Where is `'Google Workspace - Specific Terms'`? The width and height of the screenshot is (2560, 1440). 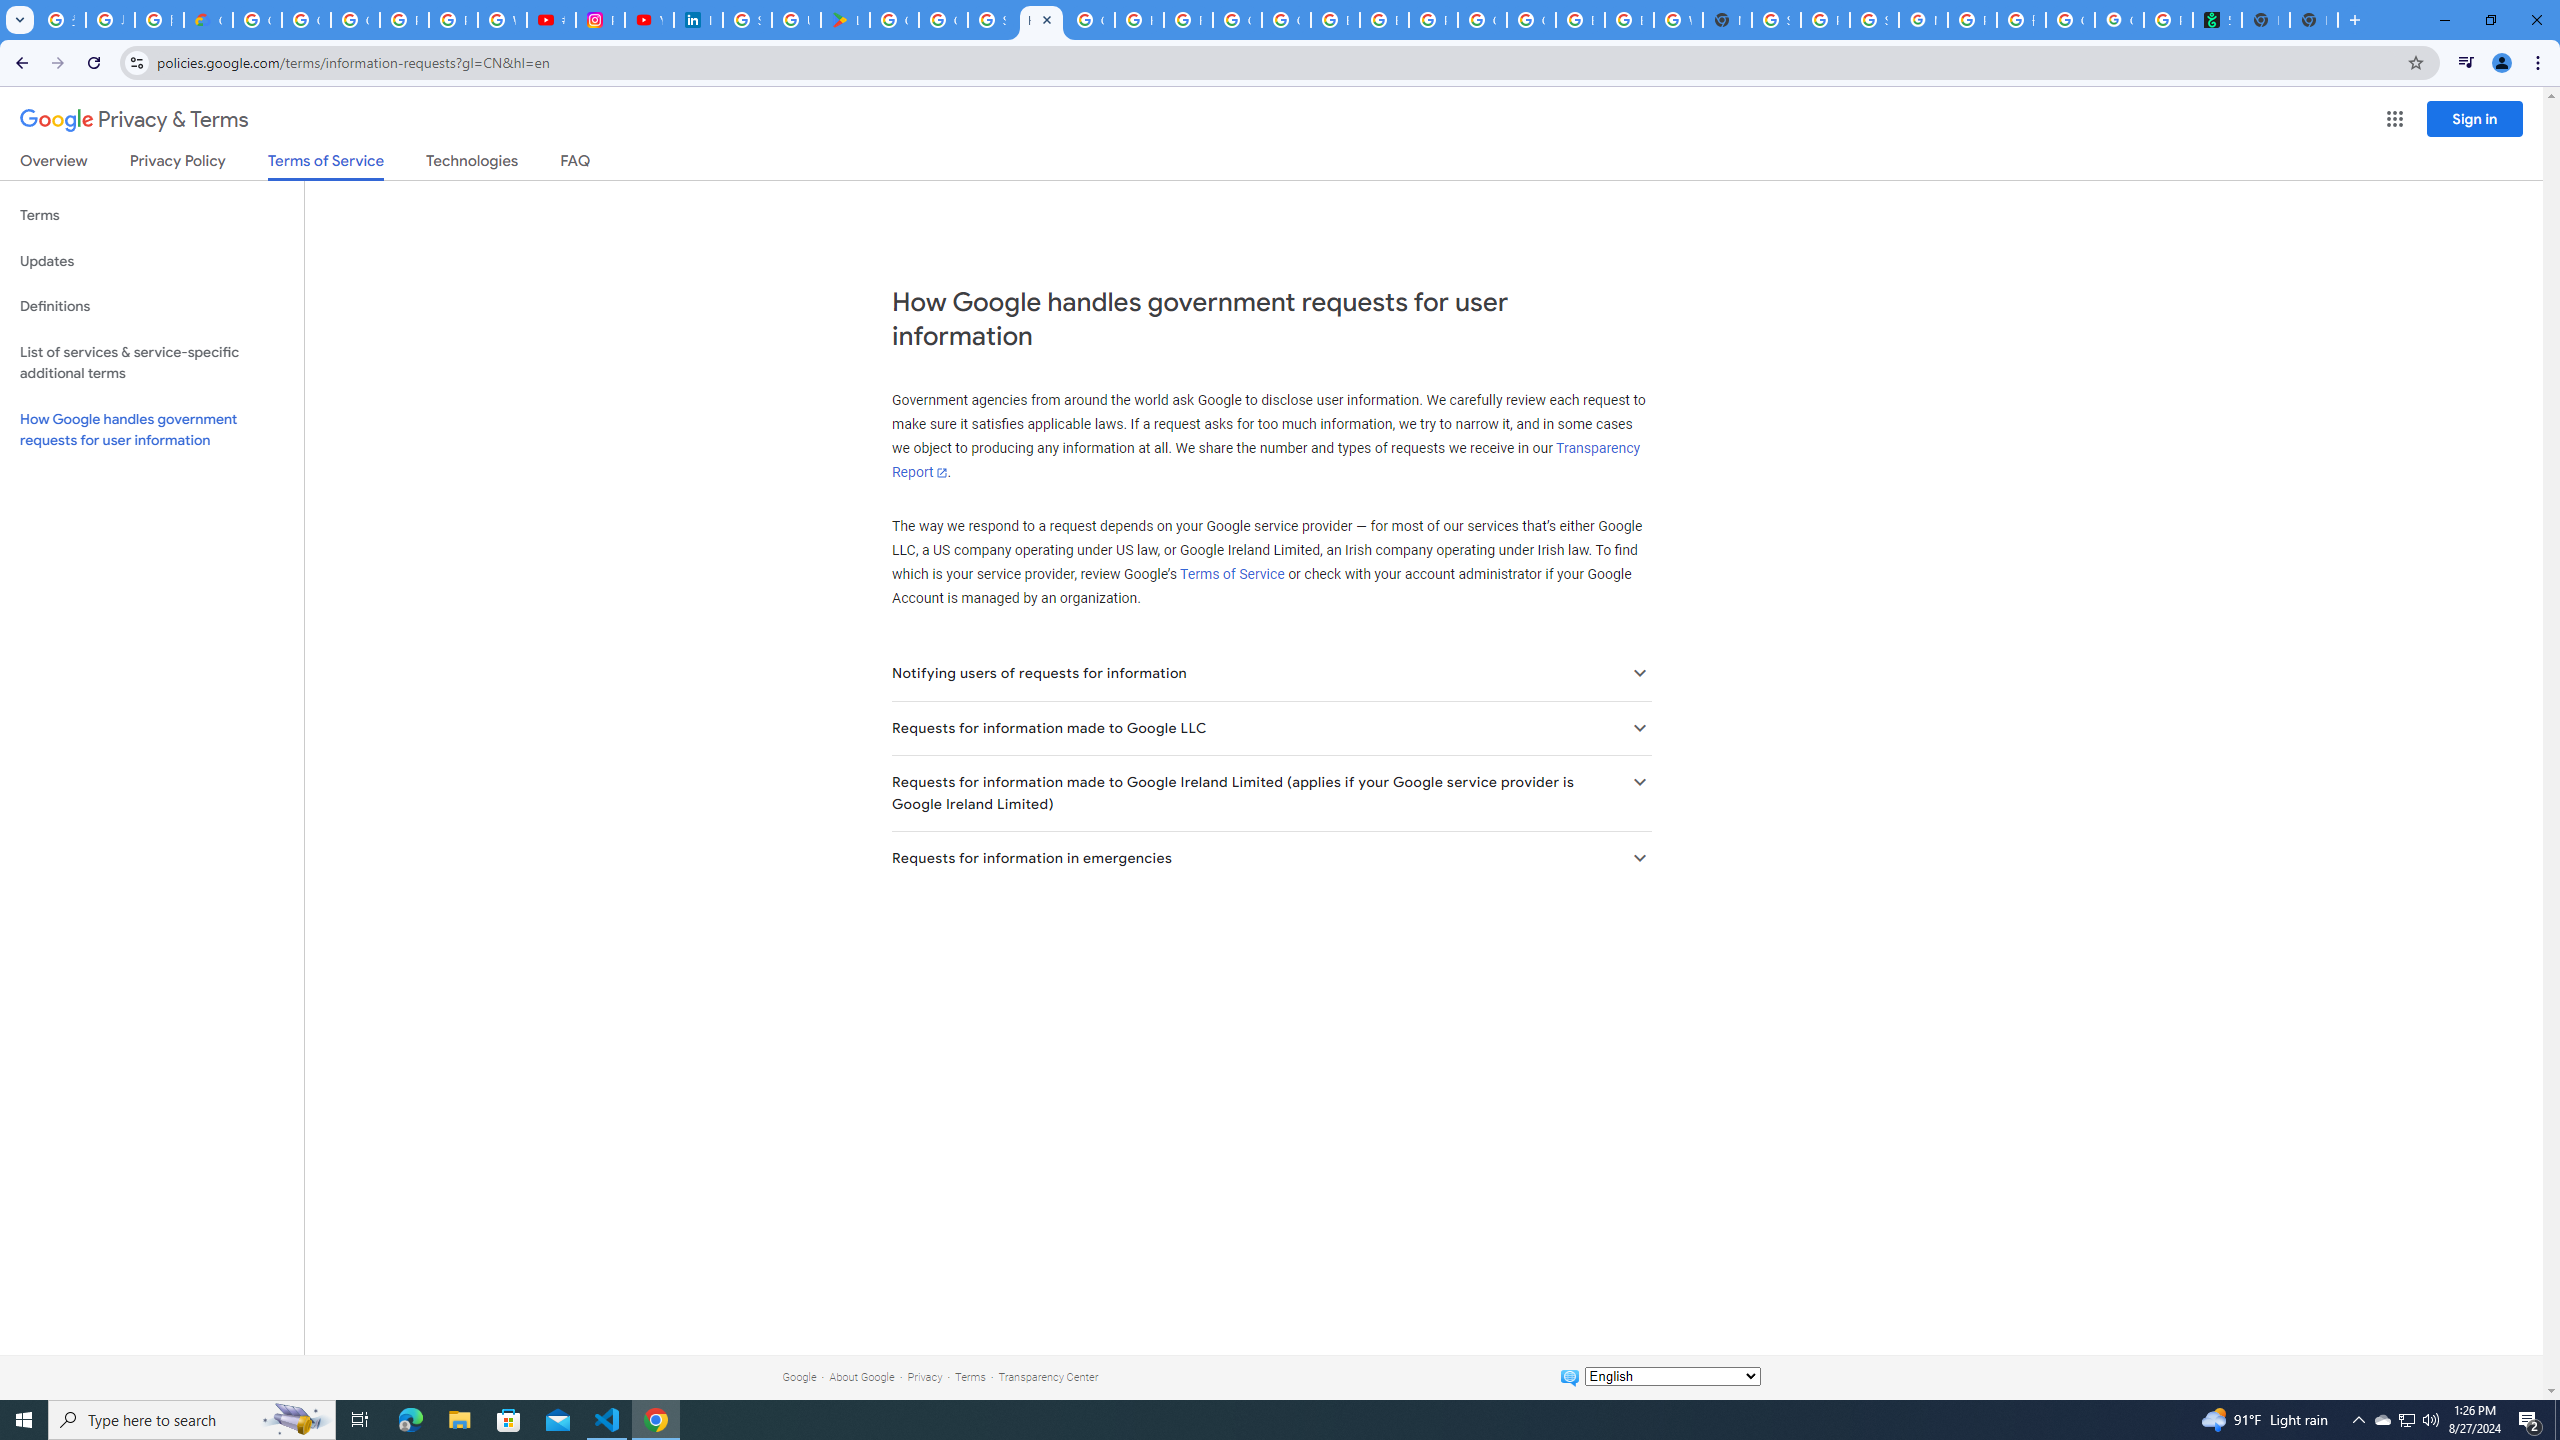
'Google Workspace - Specific Terms' is located at coordinates (942, 19).